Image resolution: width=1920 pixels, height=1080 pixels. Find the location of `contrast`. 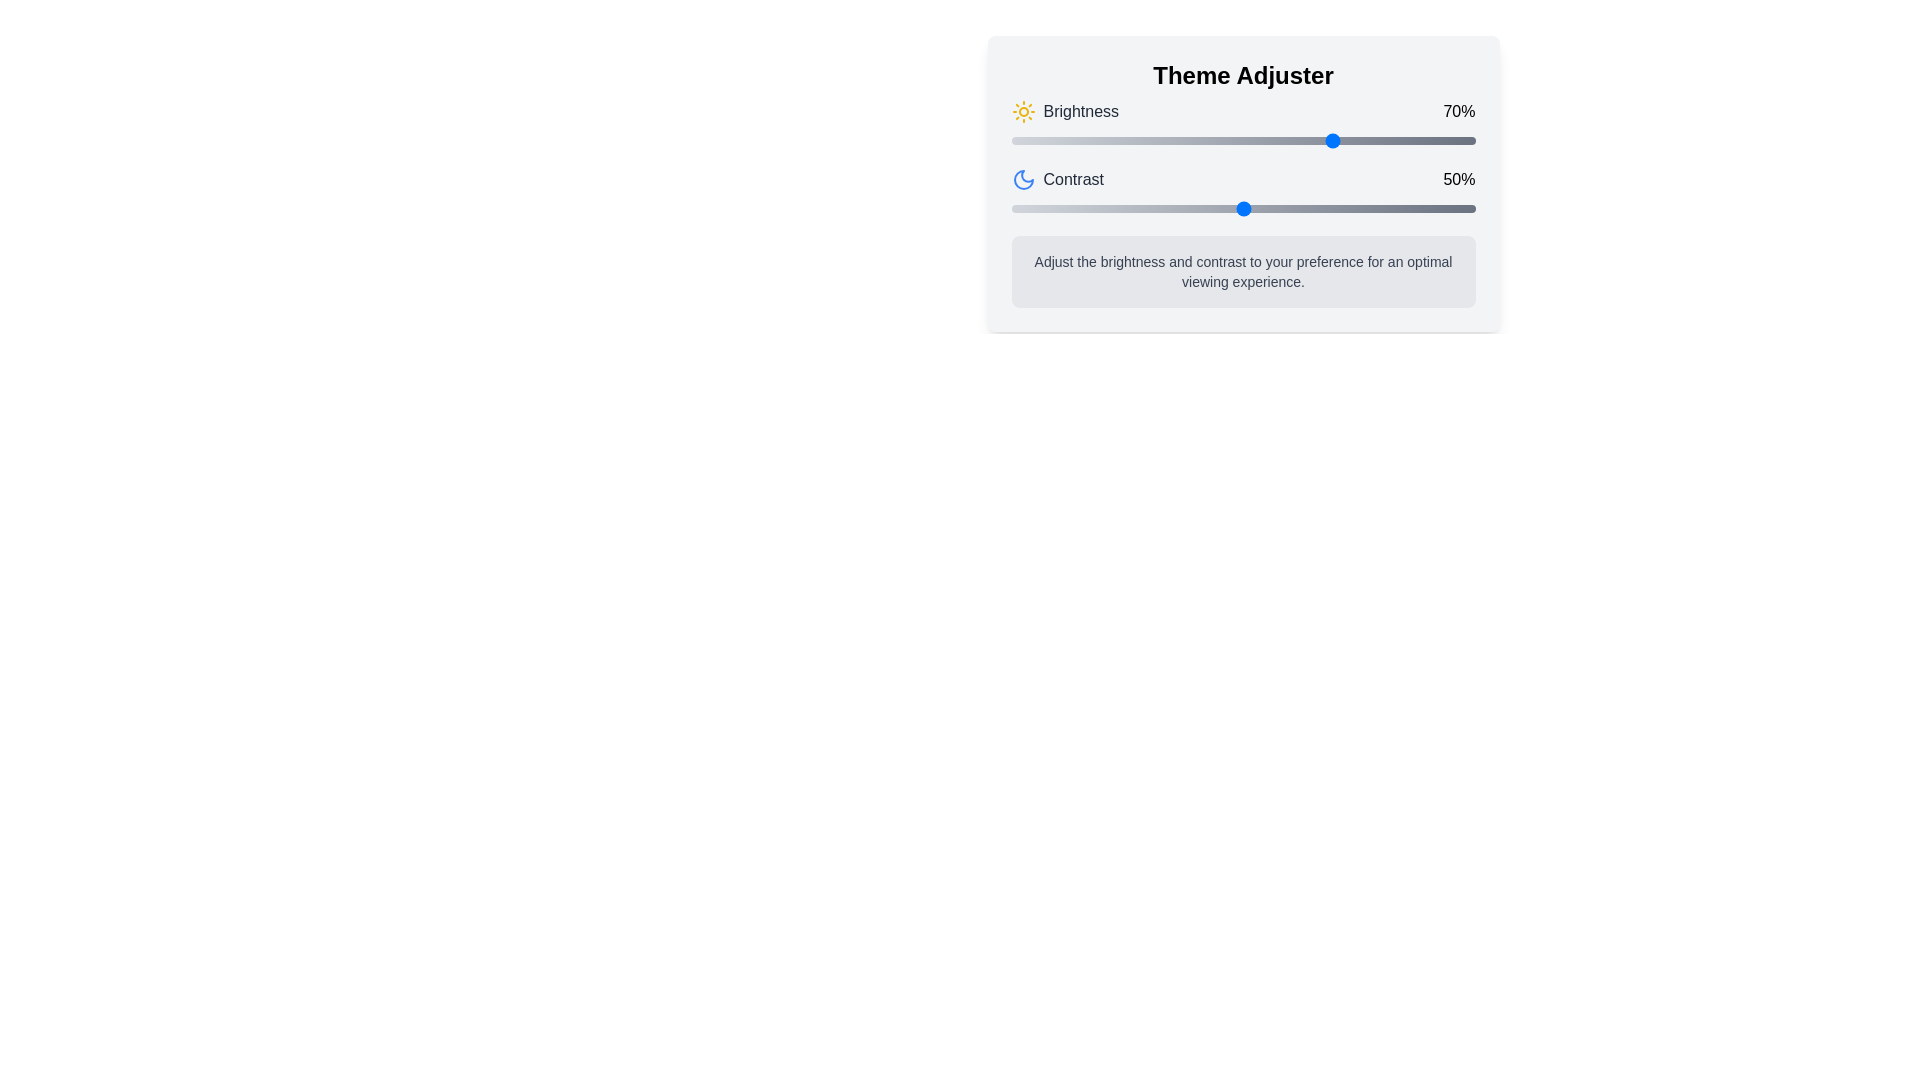

contrast is located at coordinates (1466, 208).